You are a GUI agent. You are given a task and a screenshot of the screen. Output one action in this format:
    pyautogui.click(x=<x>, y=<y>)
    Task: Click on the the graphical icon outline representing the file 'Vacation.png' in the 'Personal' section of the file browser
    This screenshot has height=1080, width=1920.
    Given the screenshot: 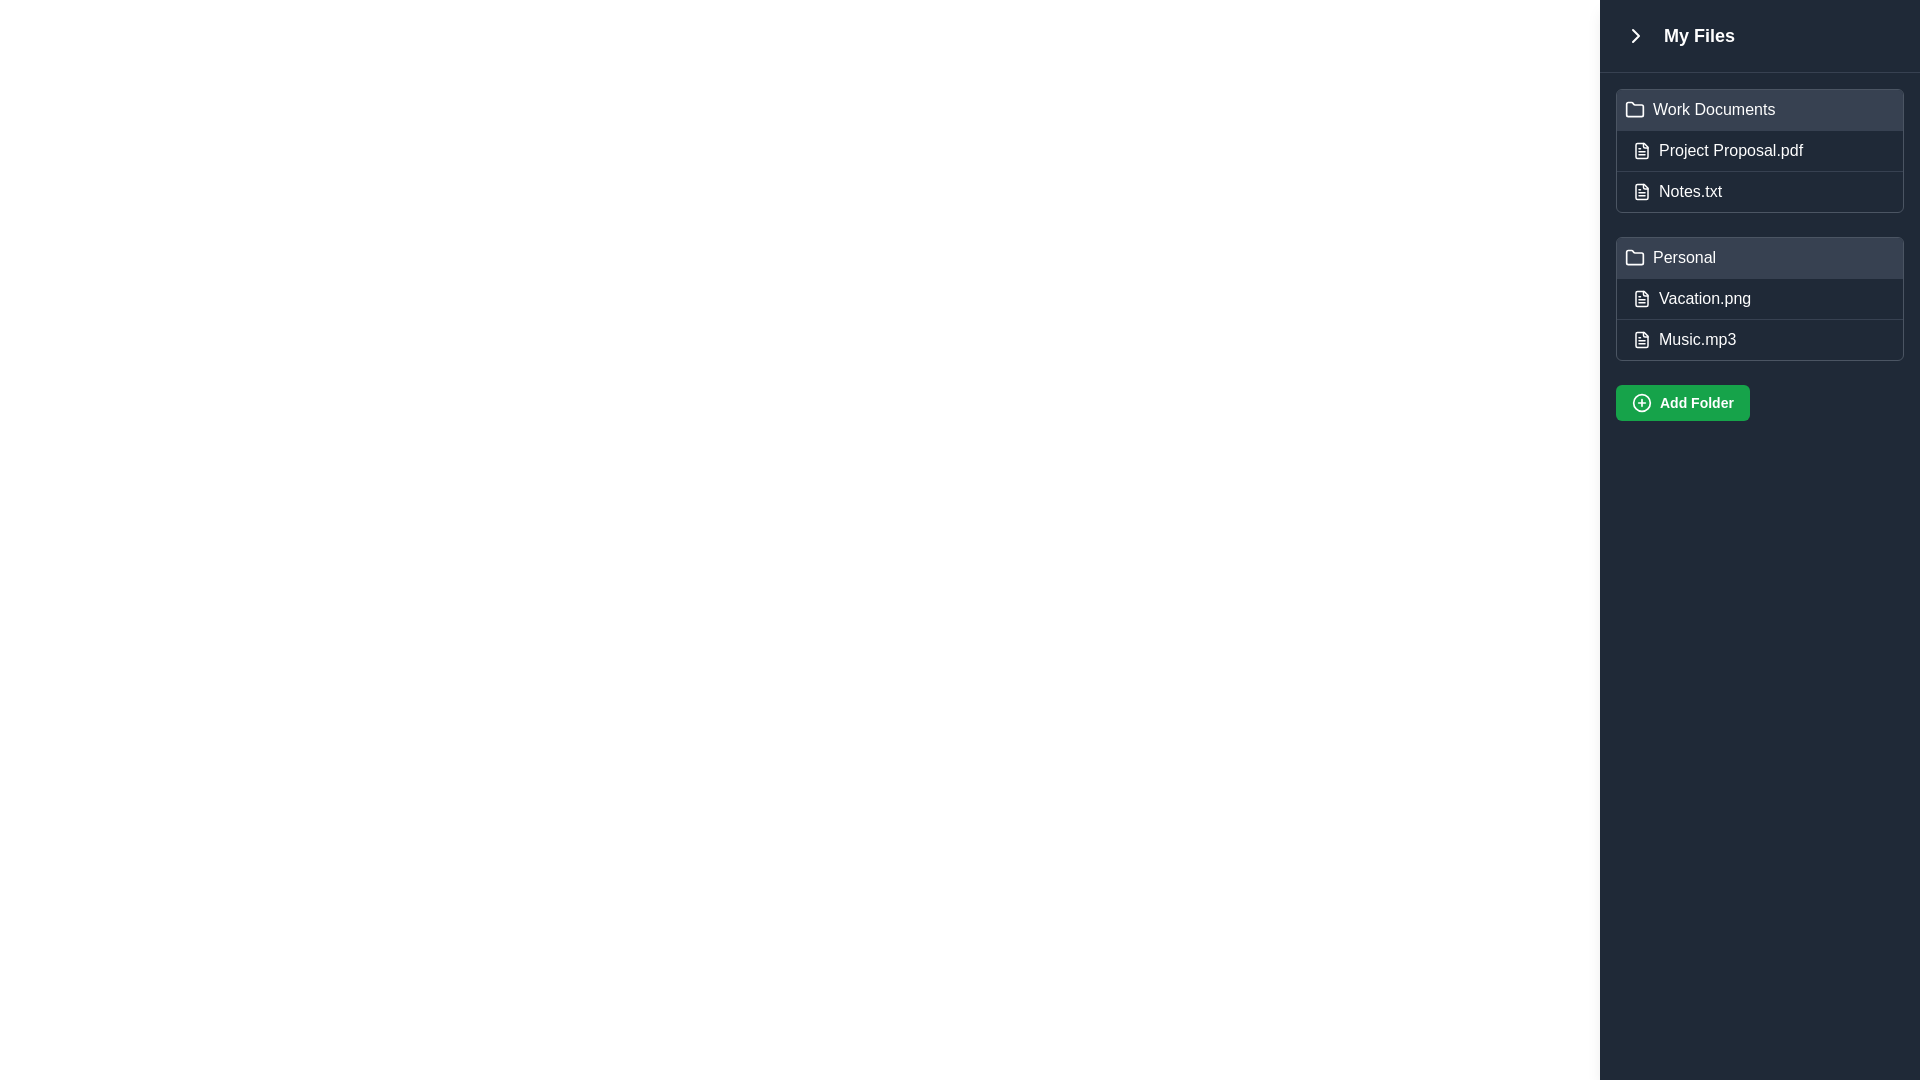 What is the action you would take?
    pyautogui.click(x=1641, y=299)
    